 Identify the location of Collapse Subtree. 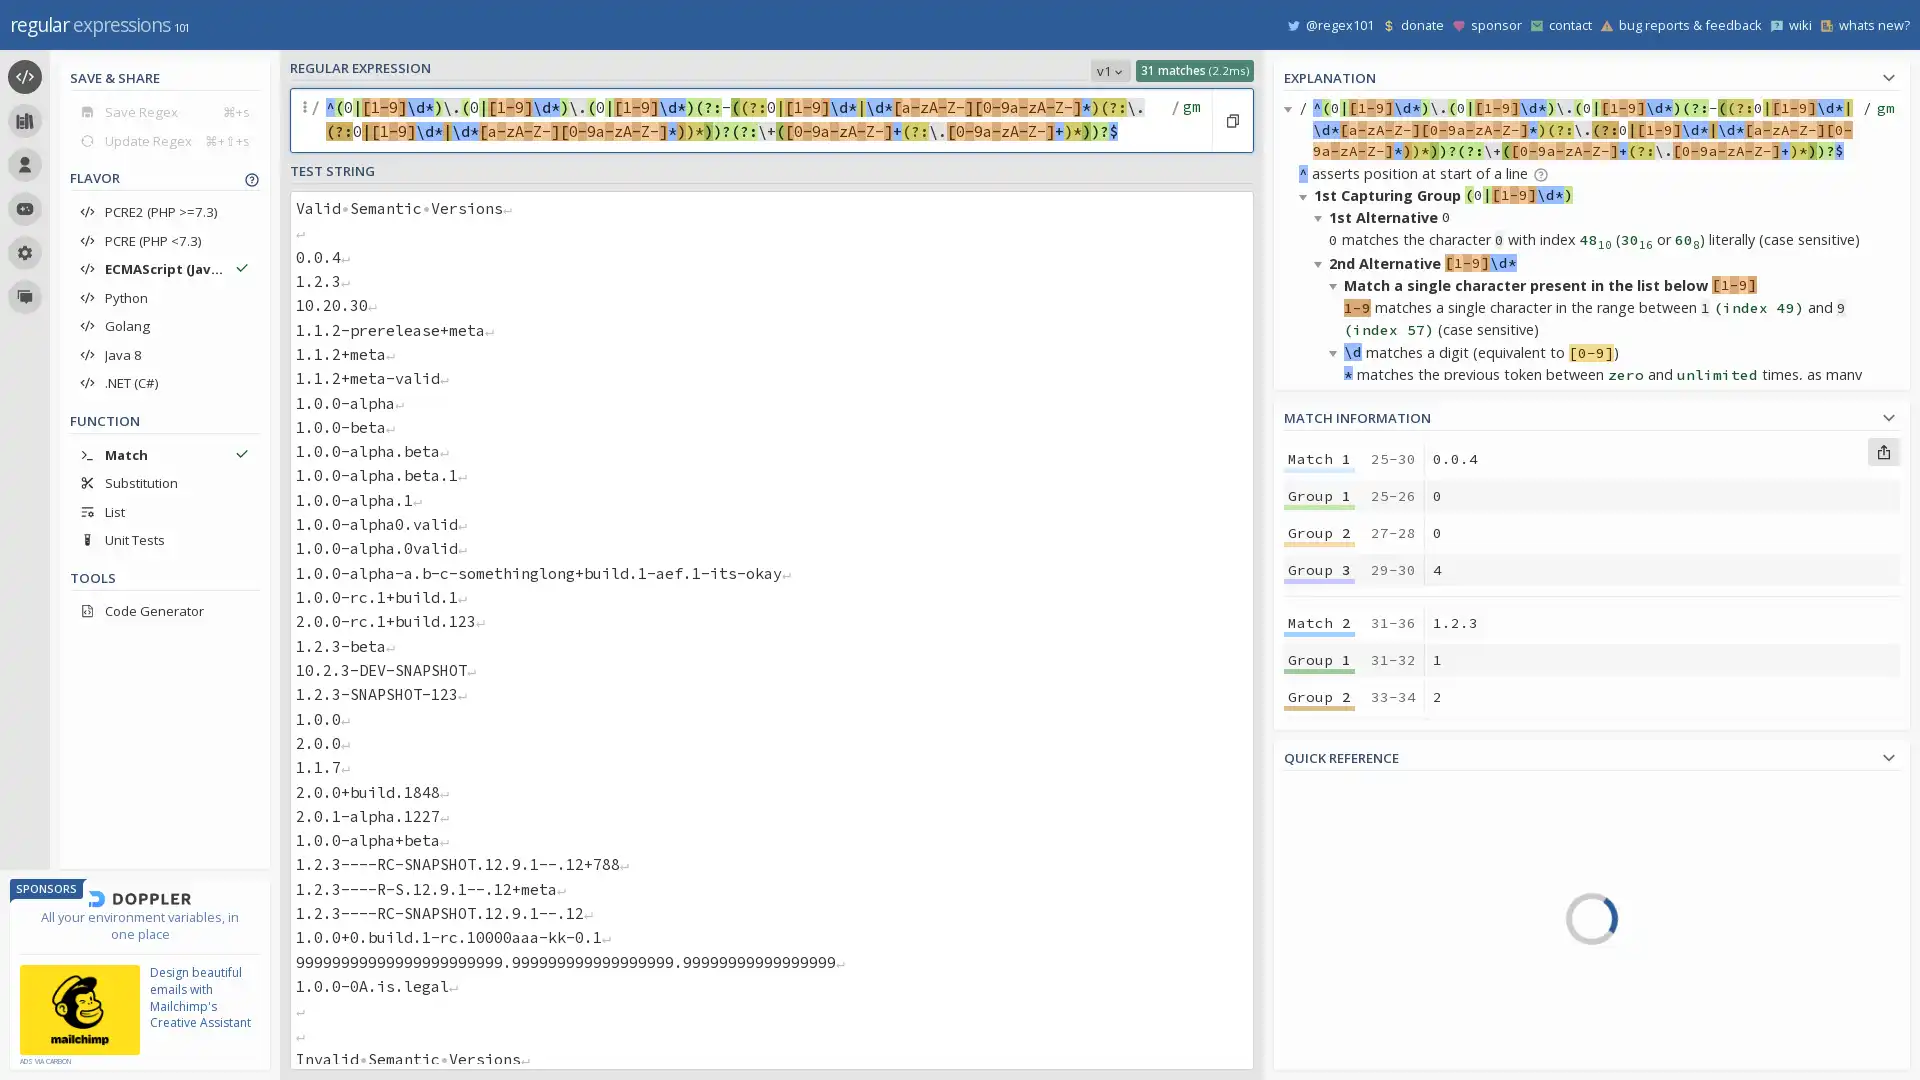
(1336, 350).